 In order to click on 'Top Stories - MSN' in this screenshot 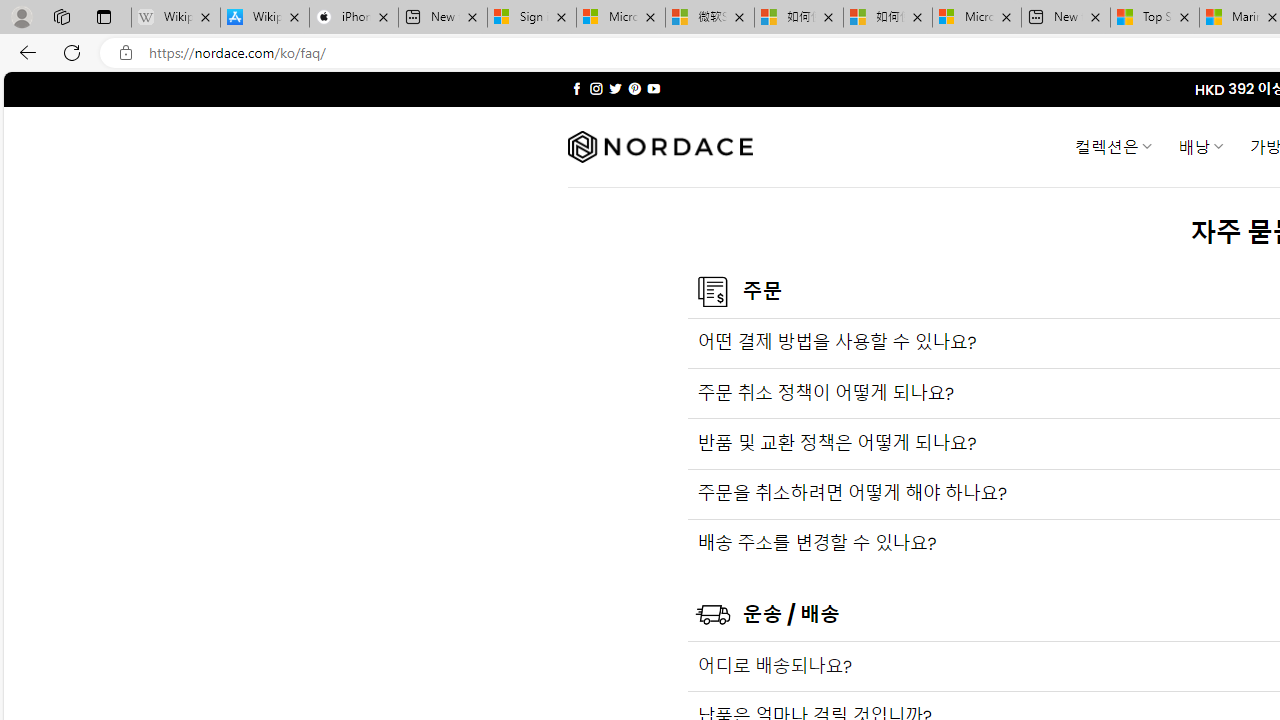, I will do `click(1155, 17)`.